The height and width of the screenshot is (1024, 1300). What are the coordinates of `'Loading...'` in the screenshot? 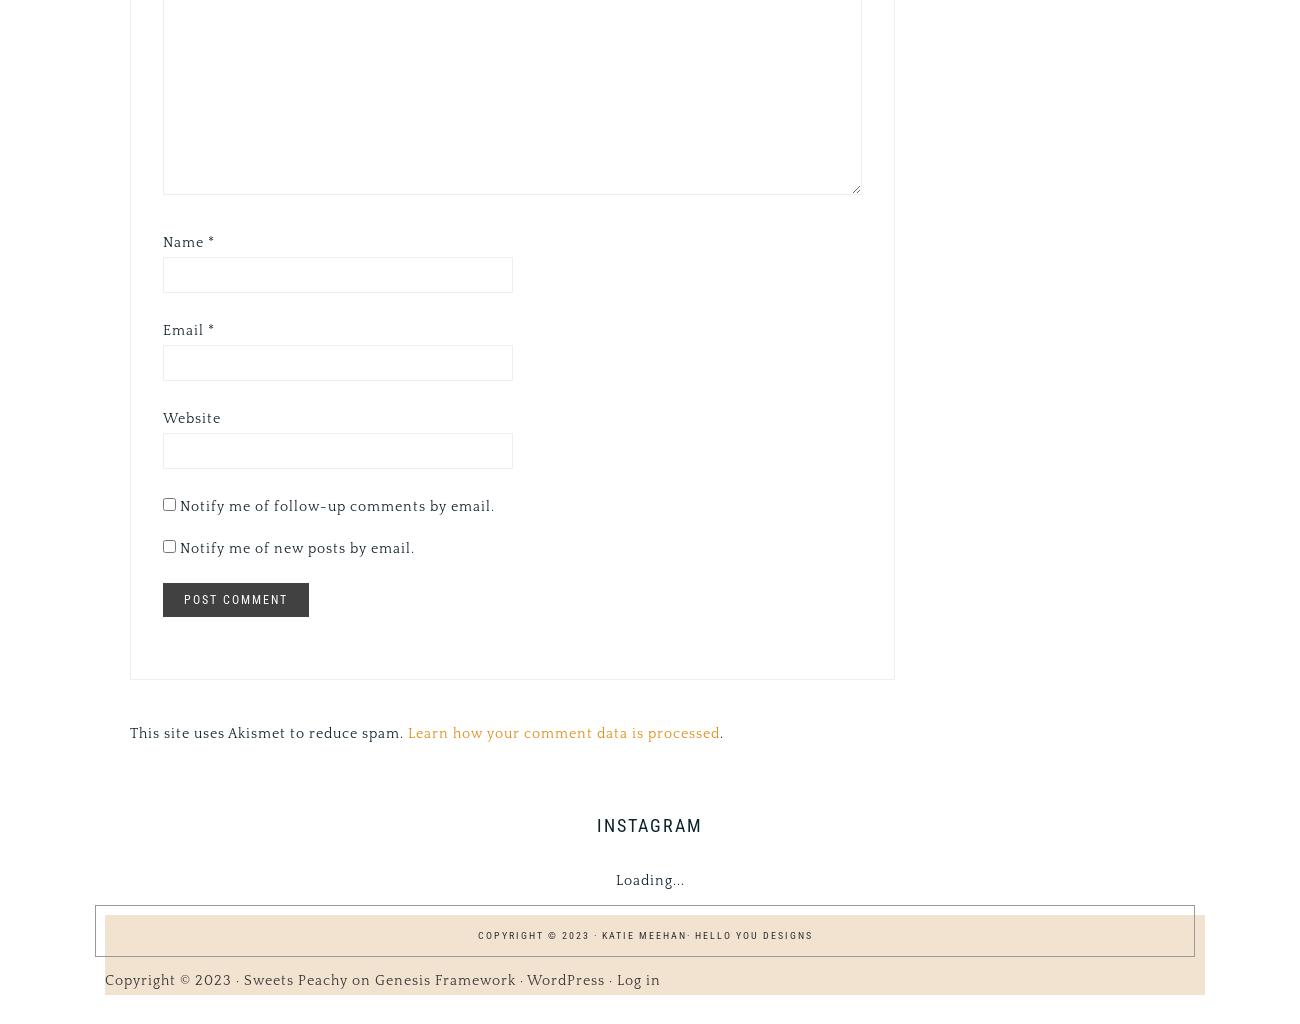 It's located at (649, 880).